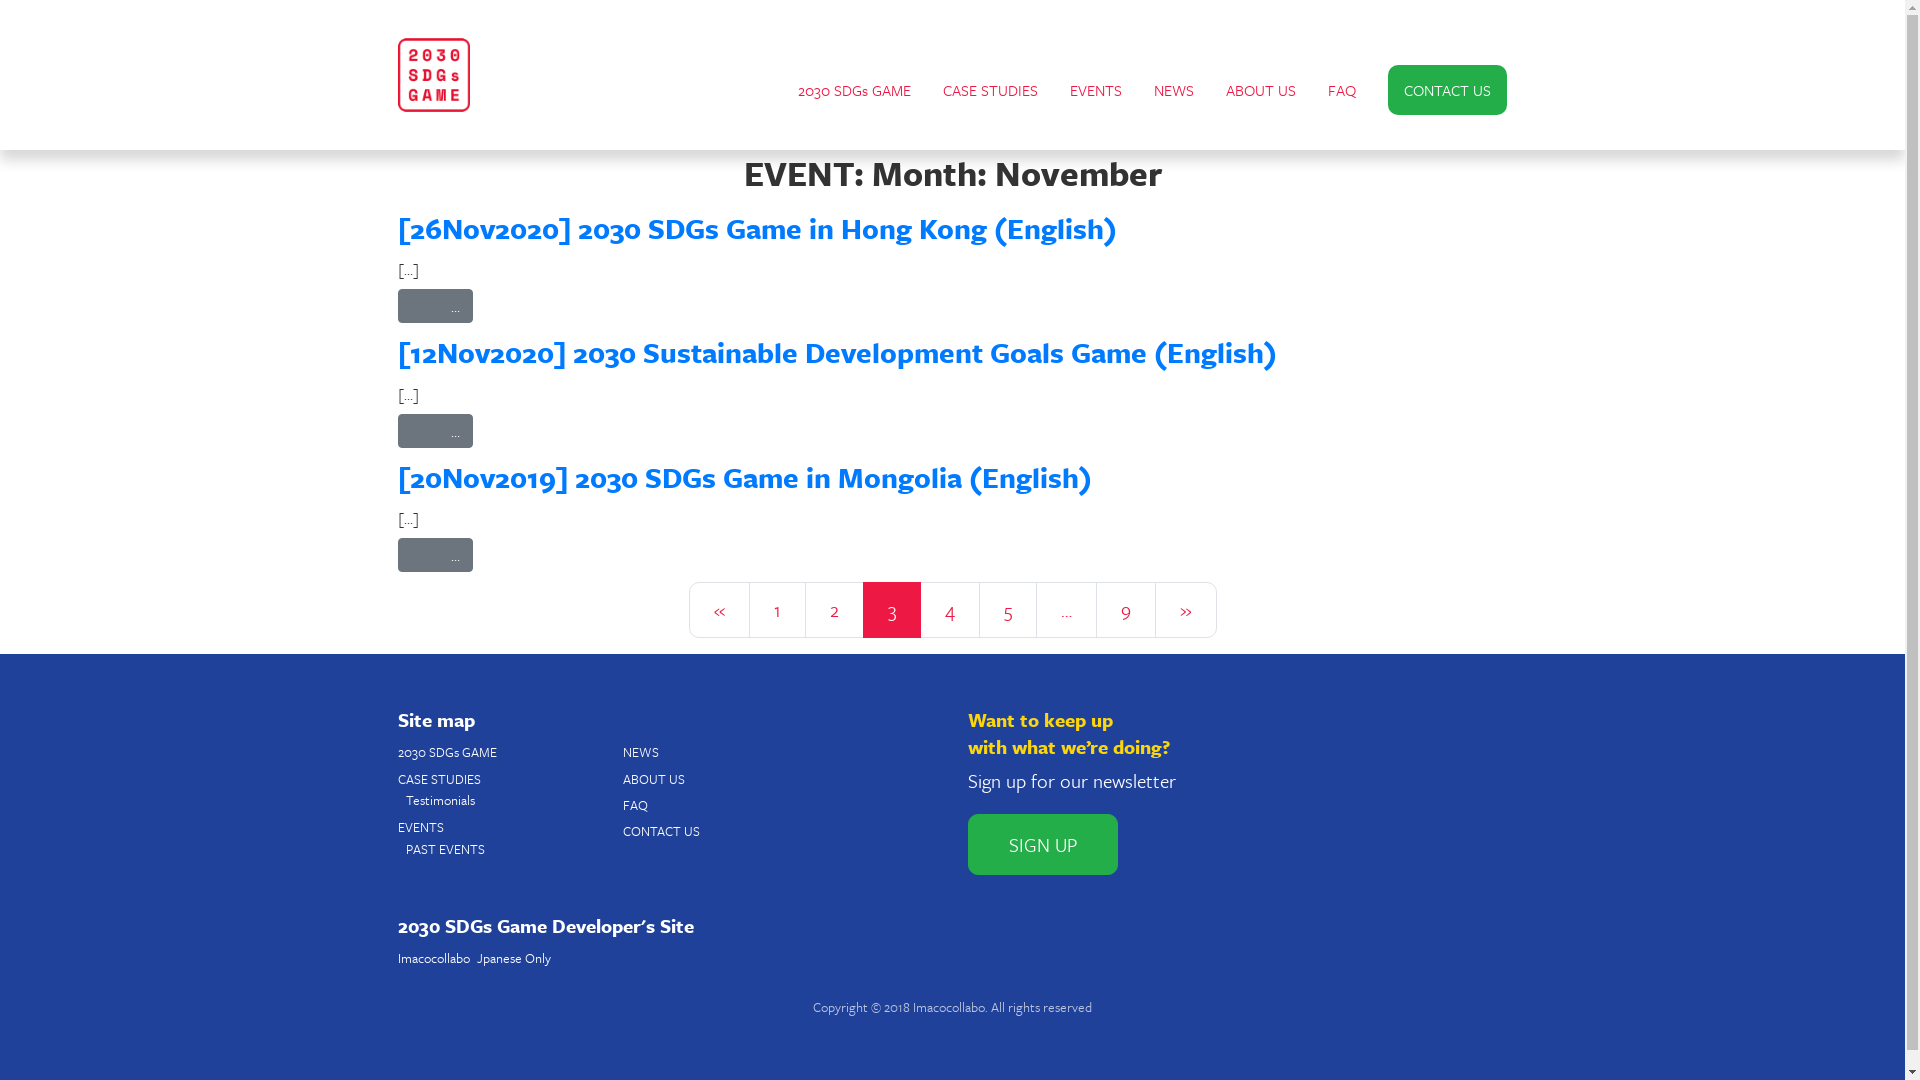 The image size is (1920, 1080). What do you see at coordinates (444, 848) in the screenshot?
I see `'PAST EVENTS'` at bounding box center [444, 848].